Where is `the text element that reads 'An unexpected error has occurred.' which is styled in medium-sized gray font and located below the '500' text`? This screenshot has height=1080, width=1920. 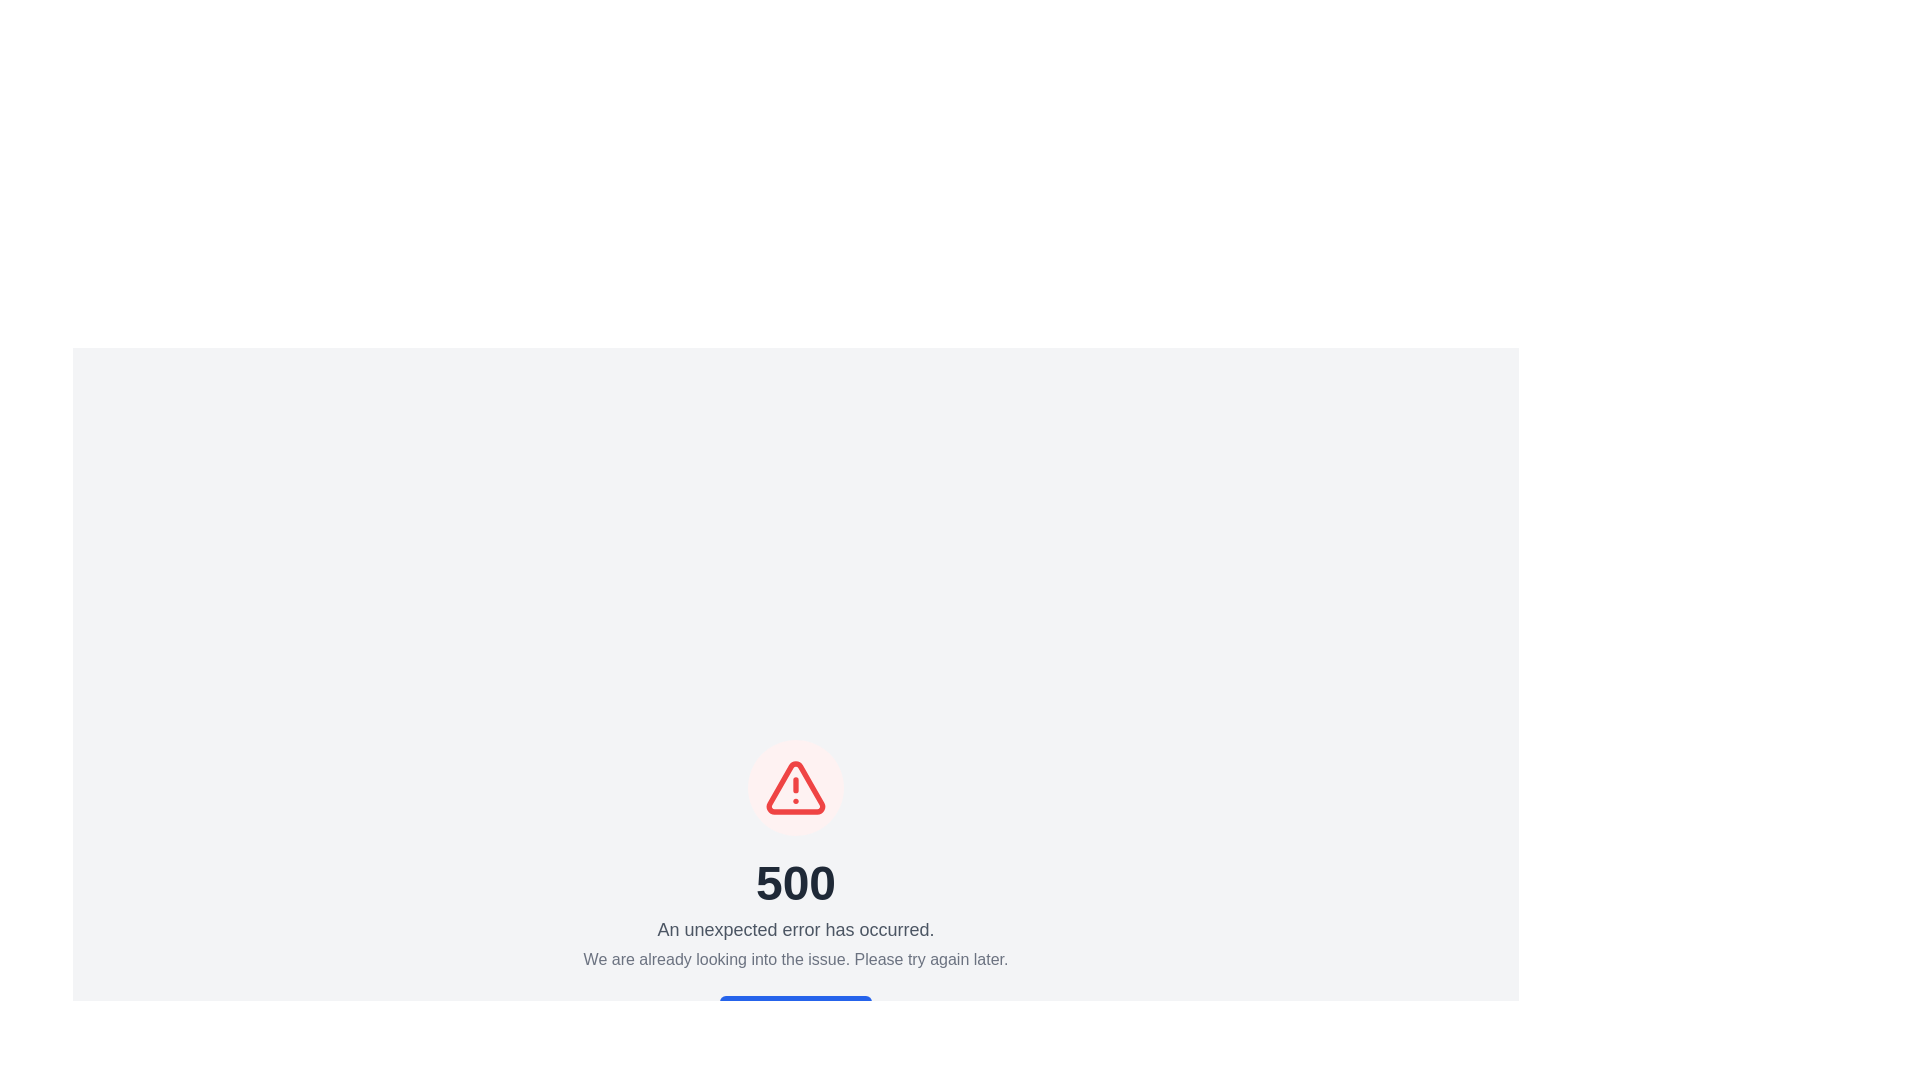 the text element that reads 'An unexpected error has occurred.' which is styled in medium-sized gray font and located below the '500' text is located at coordinates (795, 929).